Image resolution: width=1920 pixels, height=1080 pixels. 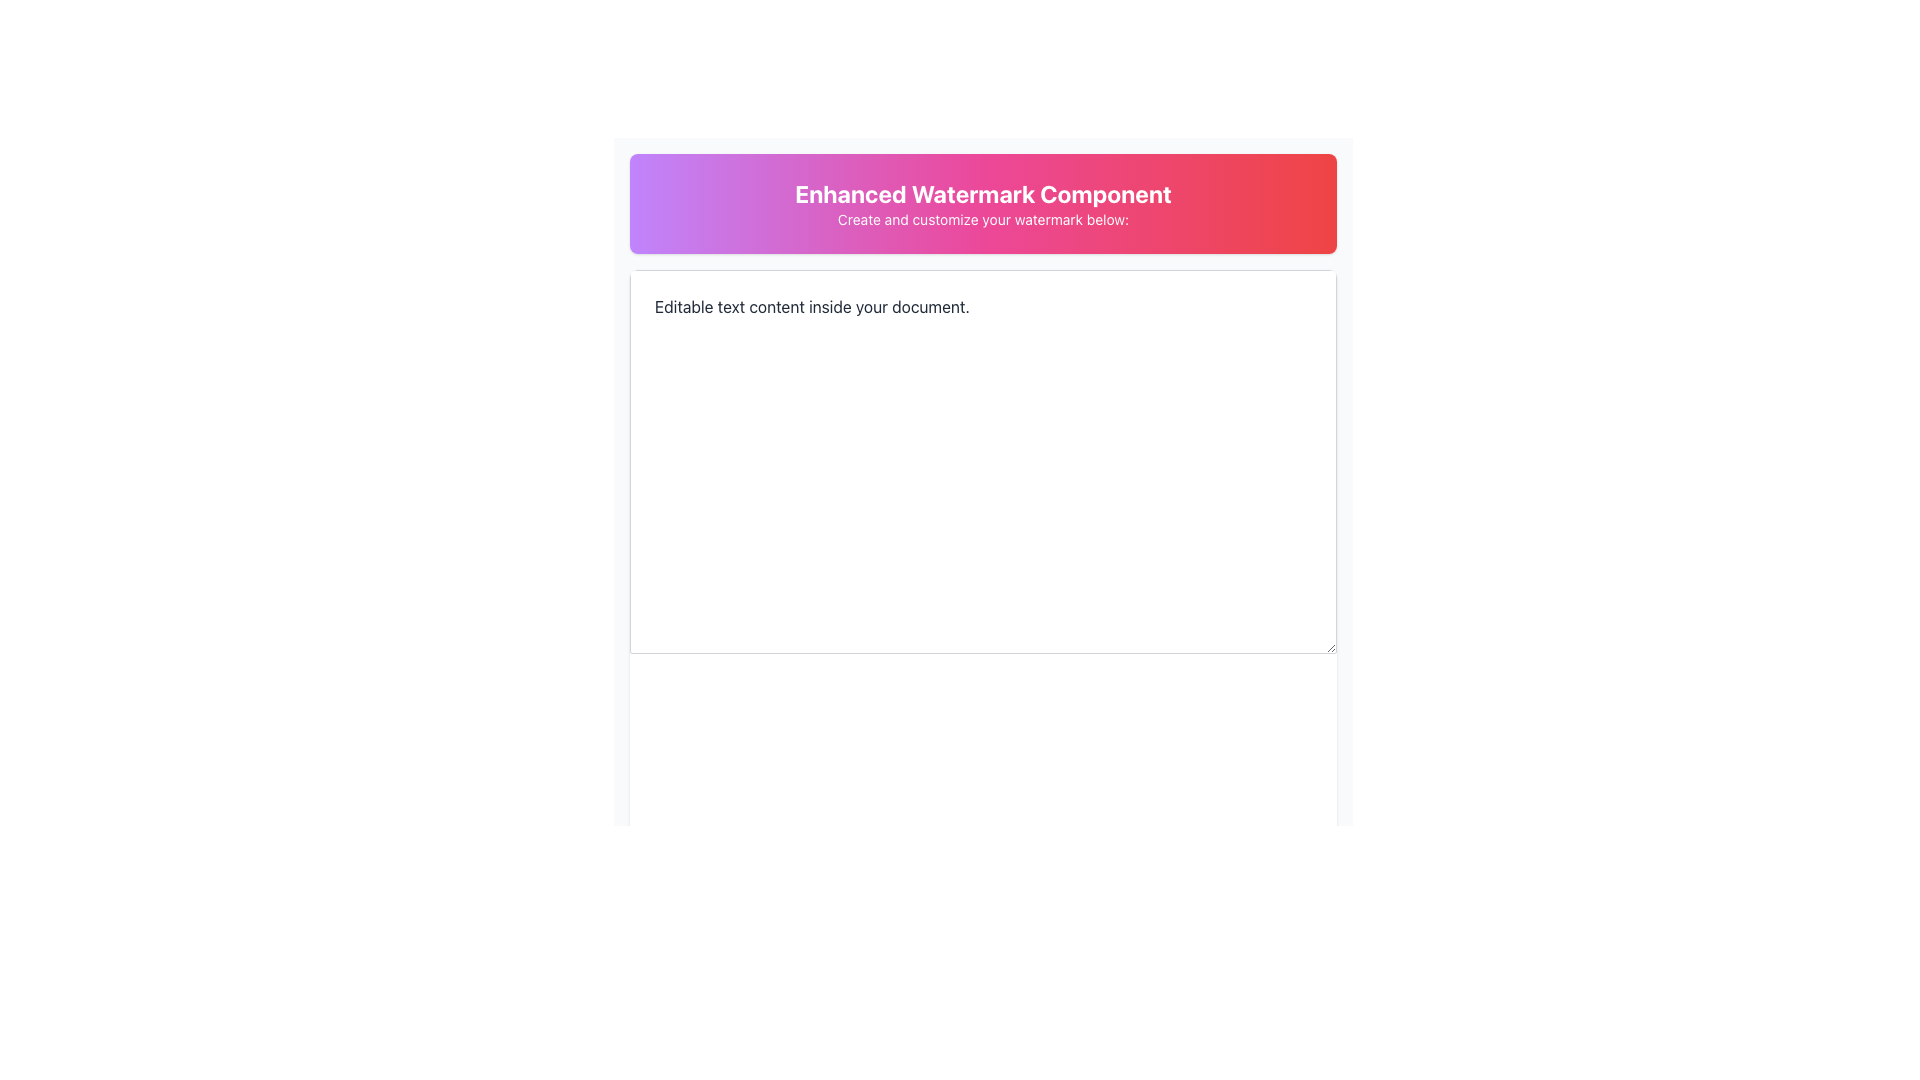 I want to click on the main heading static text element located at the top center of the interface, which introduces the functionality of the surrounding elements, so click(x=983, y=193).